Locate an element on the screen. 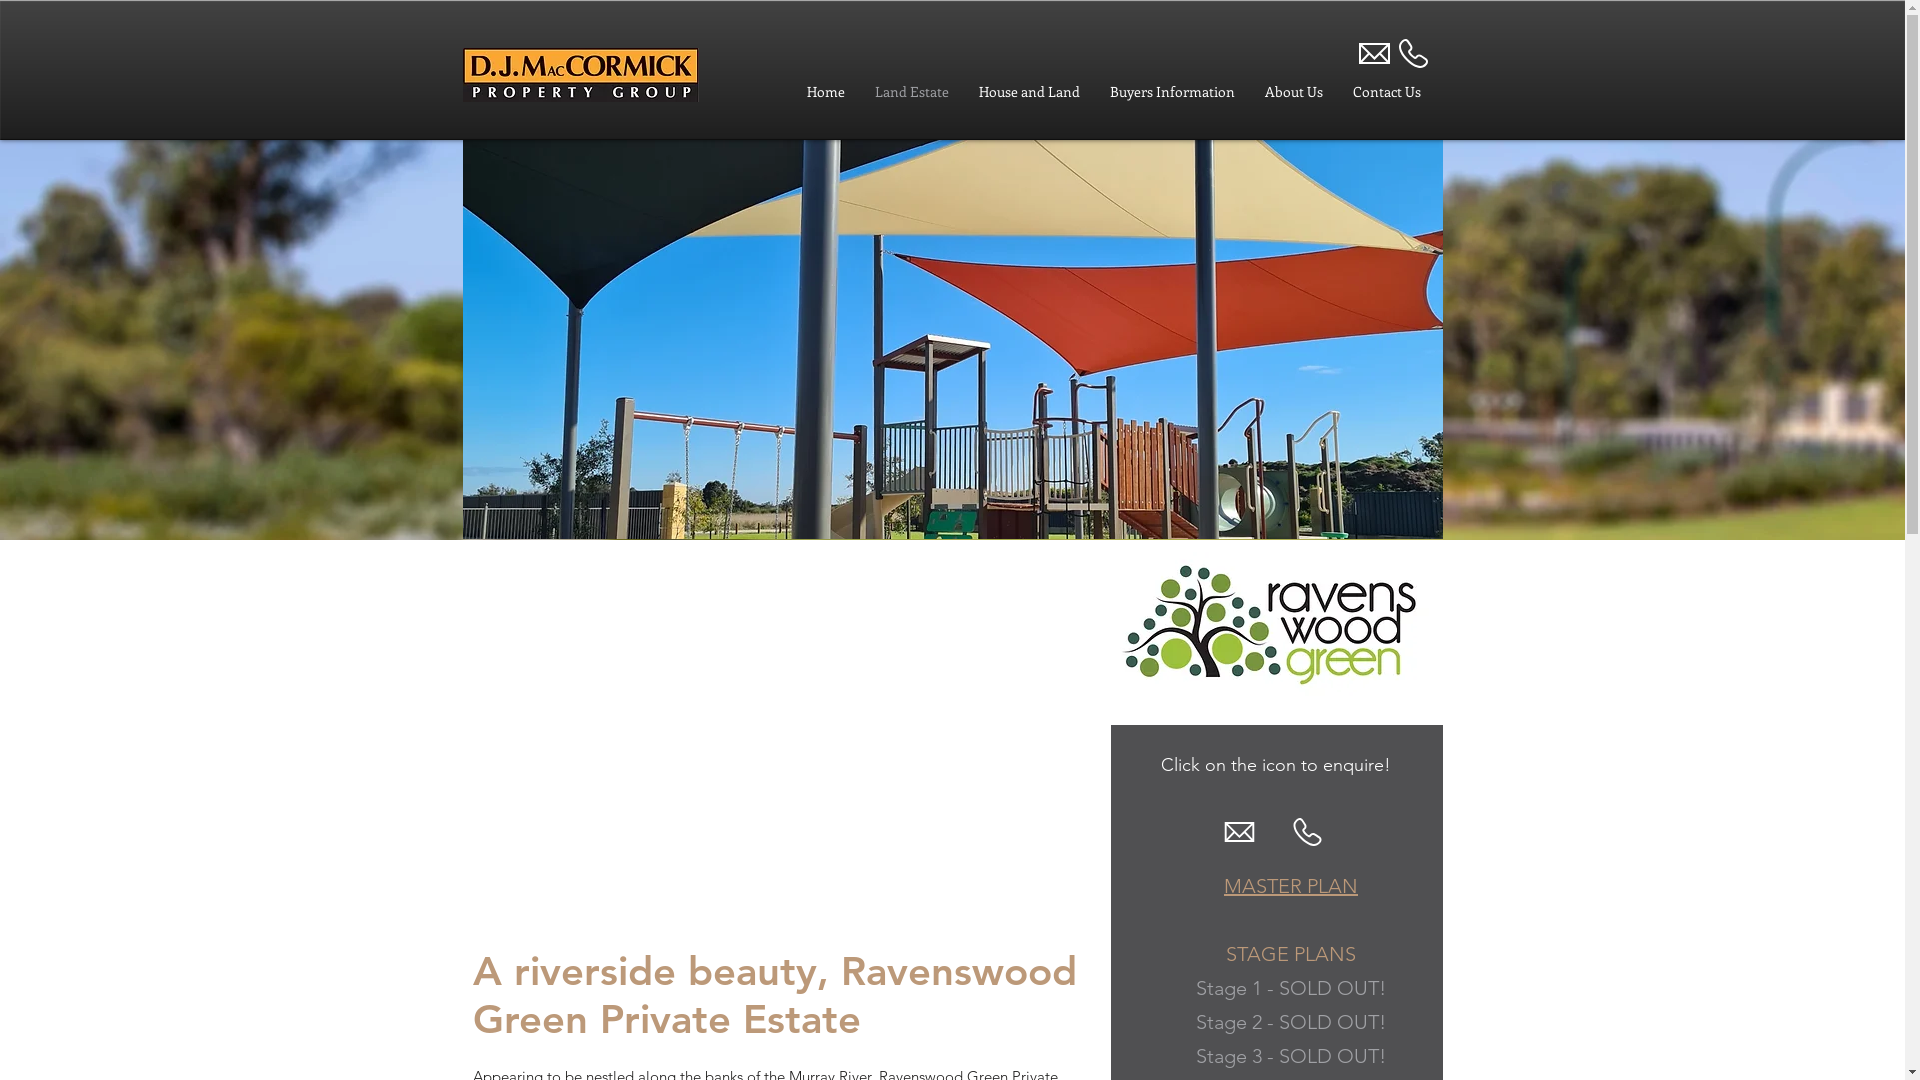 The width and height of the screenshot is (1920, 1080). 'Buyers Information' is located at coordinates (1171, 92).